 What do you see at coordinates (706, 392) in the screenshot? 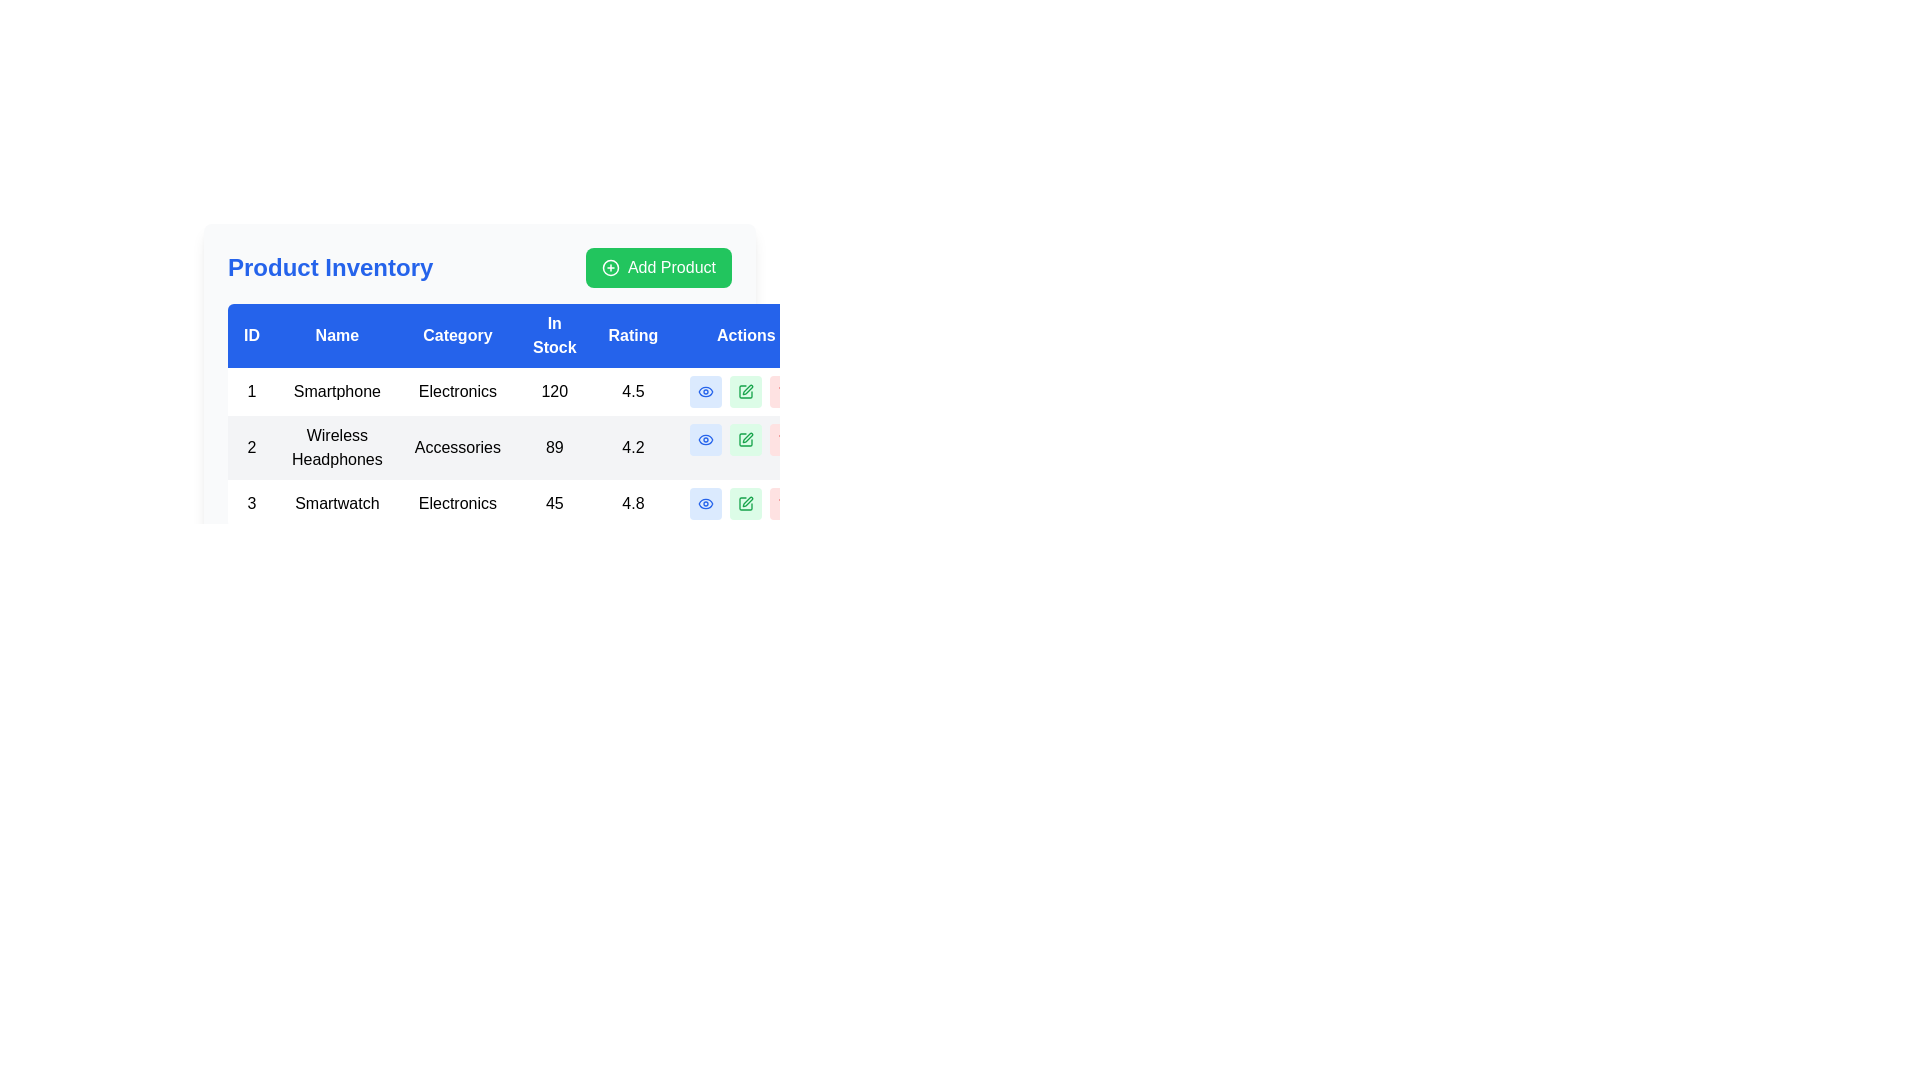
I see `the 'View' action button for the 'Smartphone' product, which is the first button in the 'Actions' column of the first row in the table` at bounding box center [706, 392].